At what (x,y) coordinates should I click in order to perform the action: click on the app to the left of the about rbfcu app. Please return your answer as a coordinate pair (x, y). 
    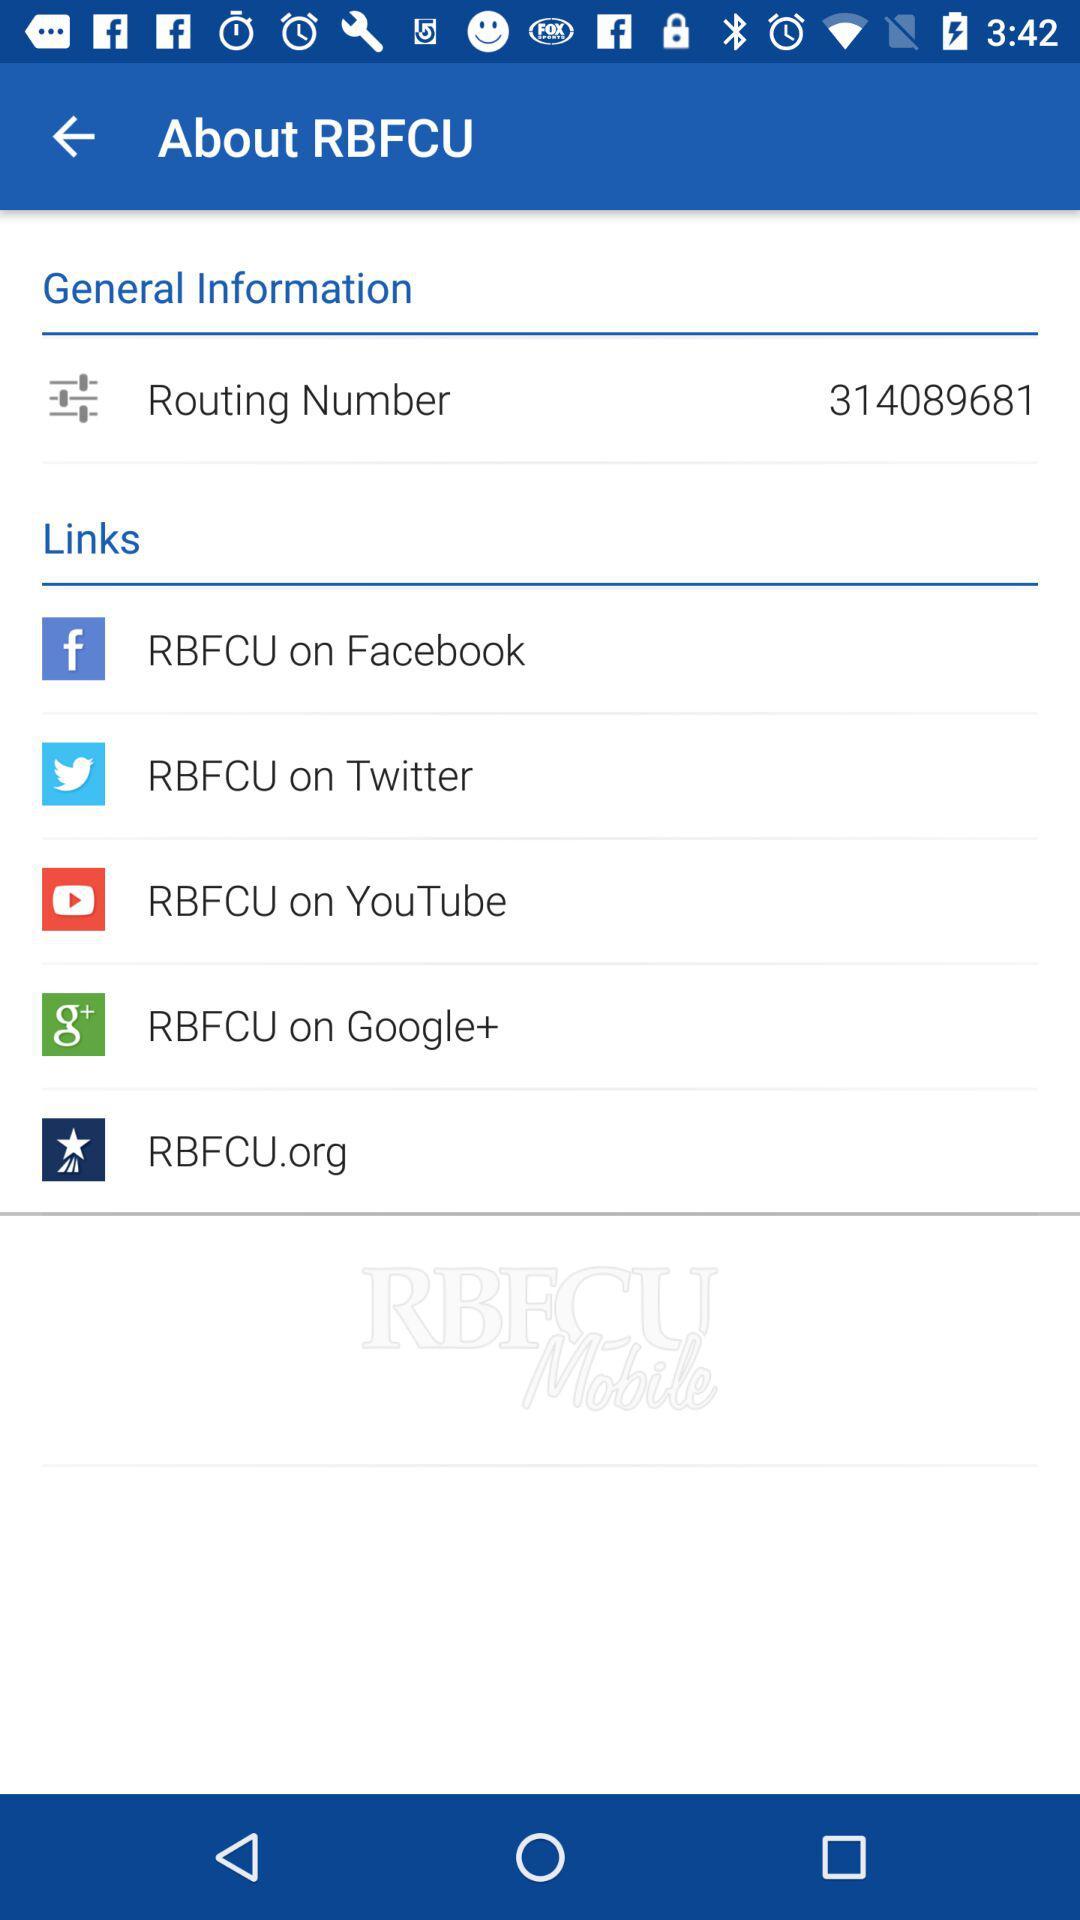
    Looking at the image, I should click on (72, 135).